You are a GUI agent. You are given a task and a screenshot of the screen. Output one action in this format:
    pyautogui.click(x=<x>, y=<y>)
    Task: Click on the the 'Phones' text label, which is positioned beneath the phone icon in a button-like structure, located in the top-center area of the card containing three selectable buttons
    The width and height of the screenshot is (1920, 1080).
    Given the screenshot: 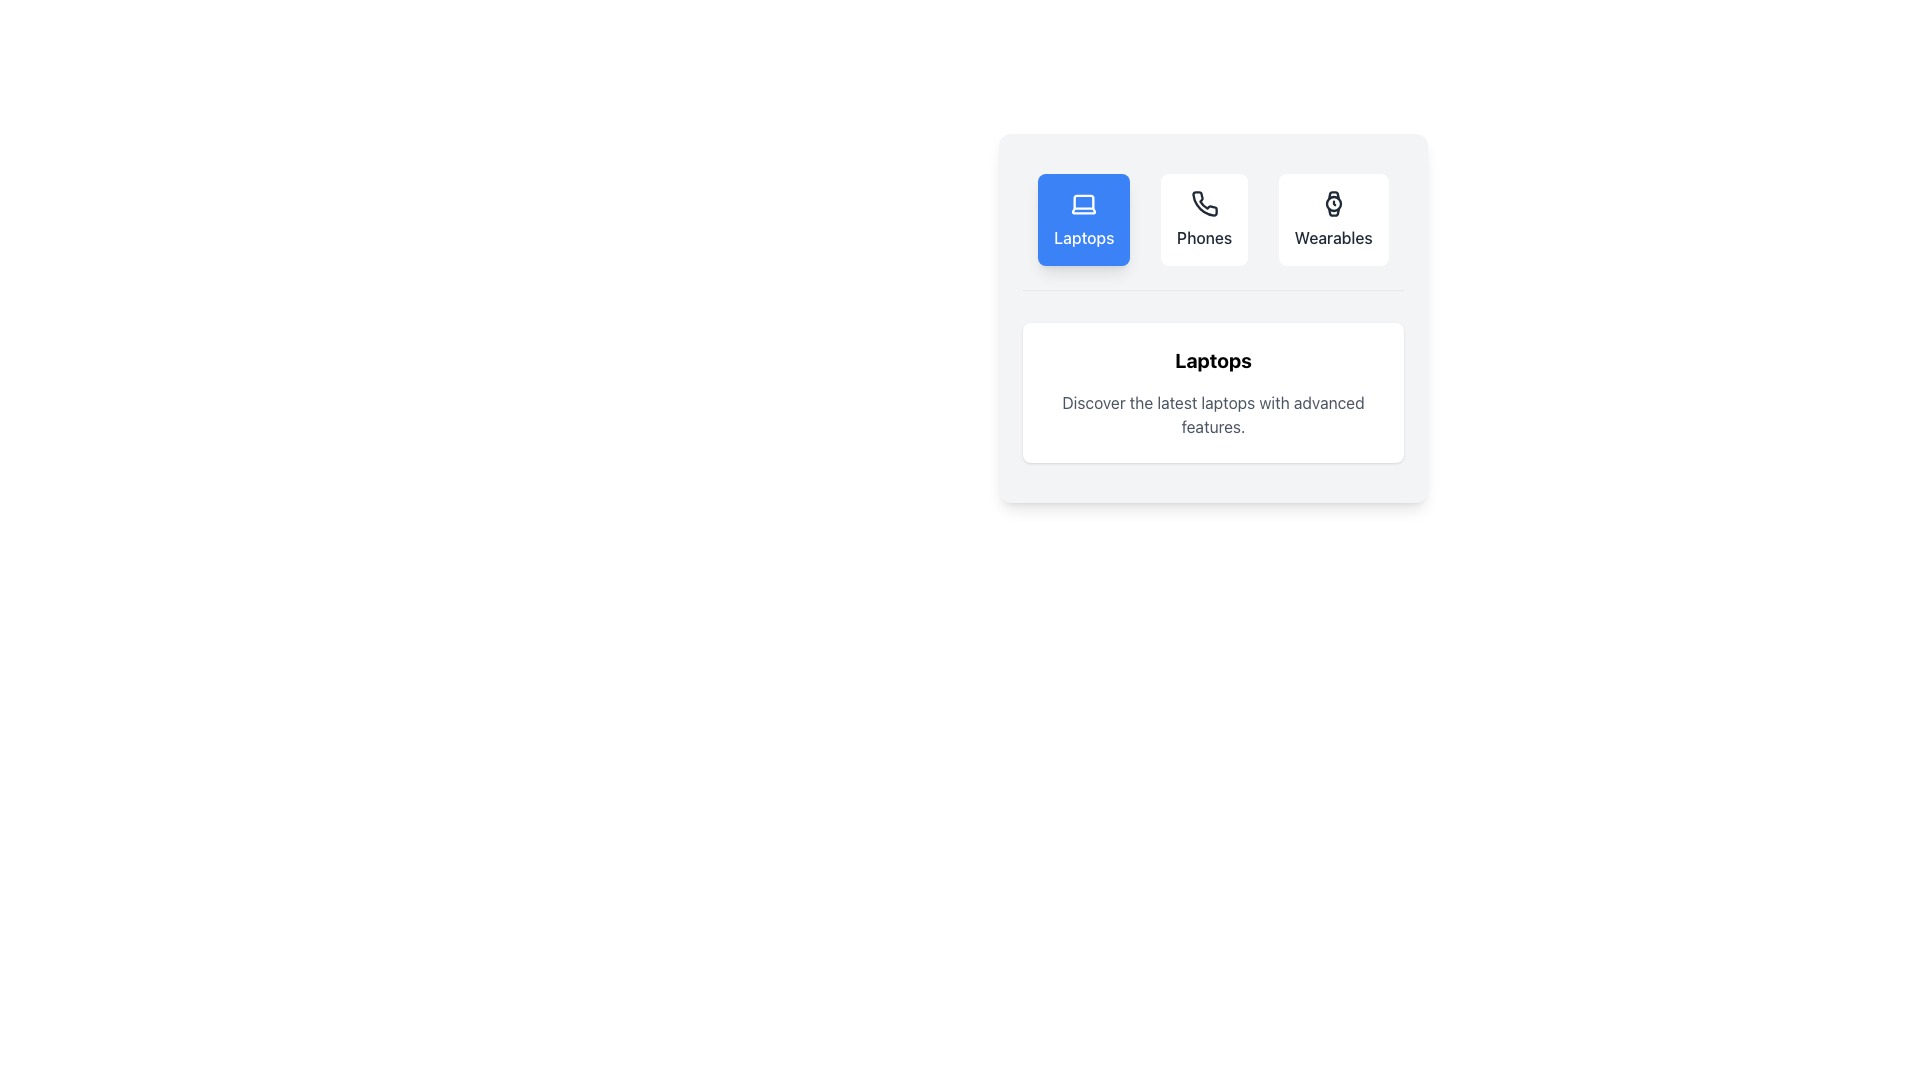 What is the action you would take?
    pyautogui.click(x=1203, y=237)
    